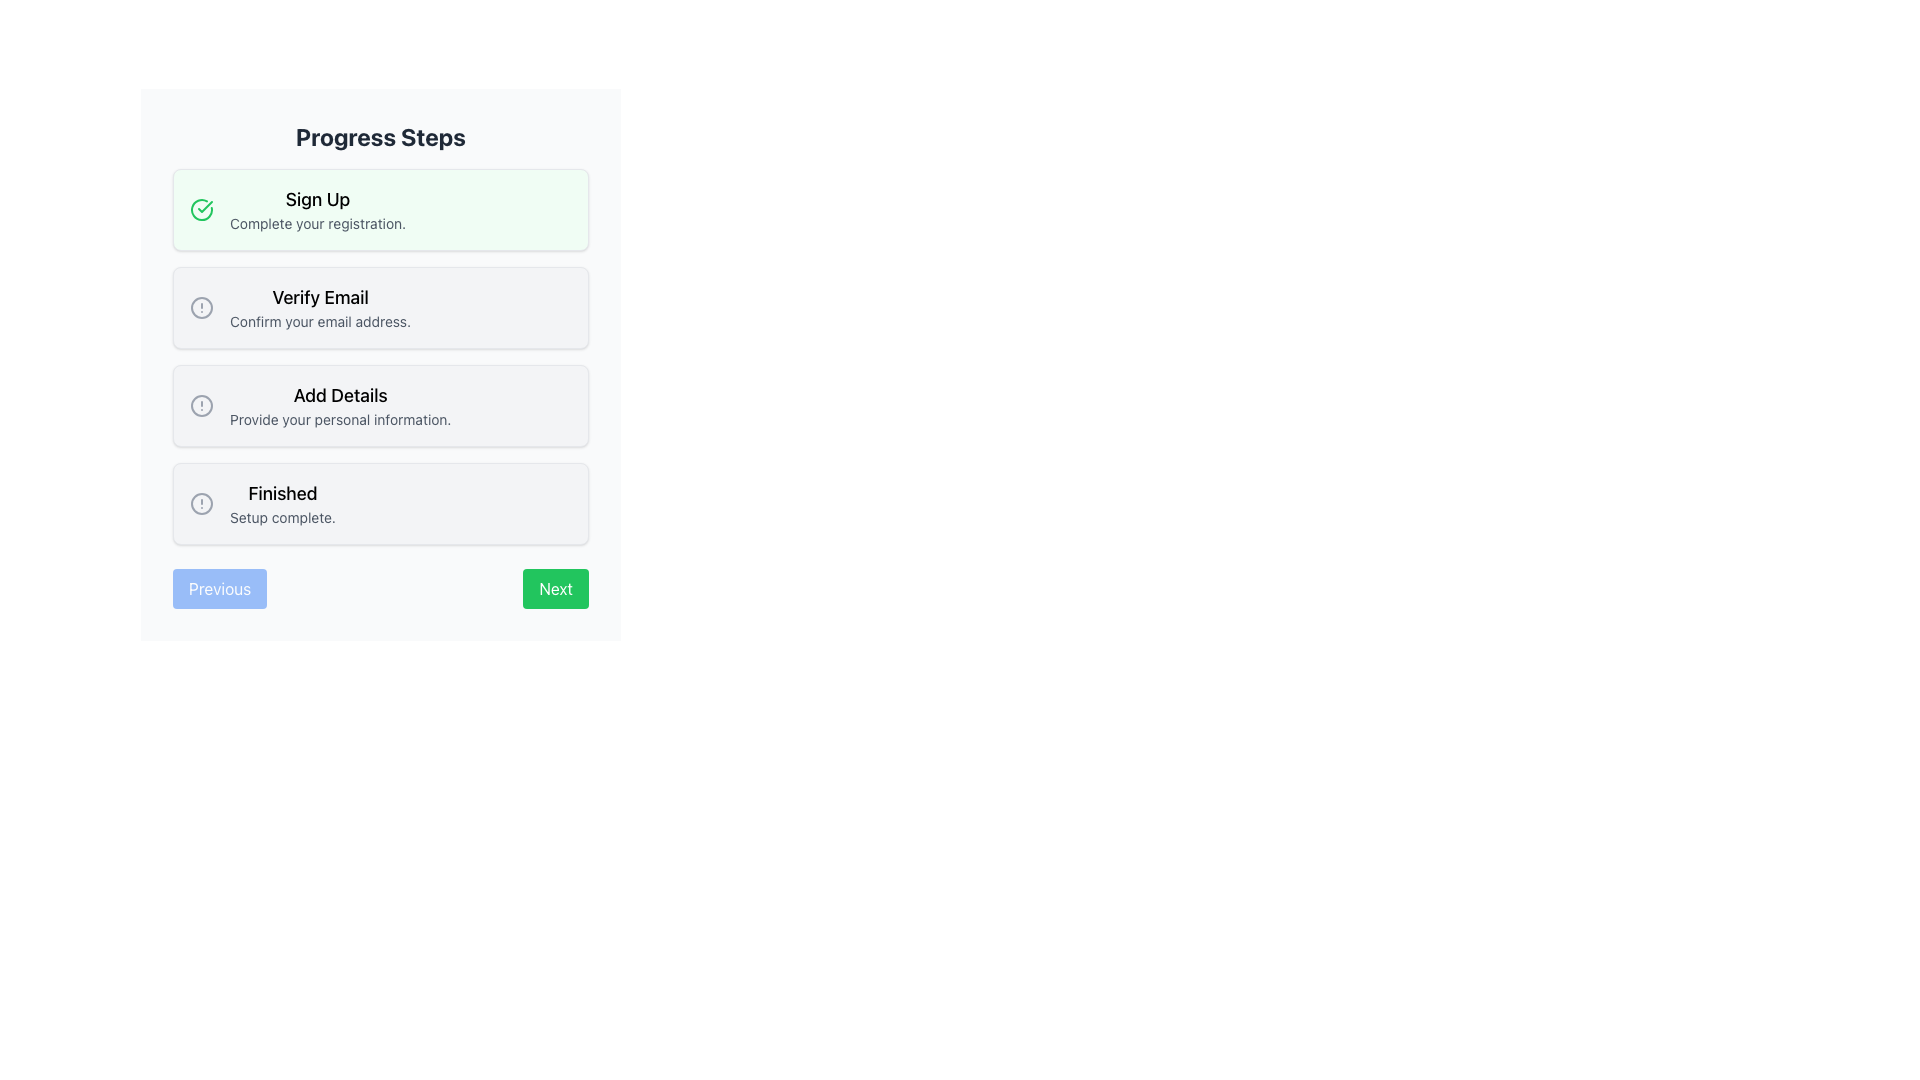  I want to click on the text label that reads 'Provide your personal information.' which is part of the 'Add Details' step in the progress indicator, so click(340, 419).